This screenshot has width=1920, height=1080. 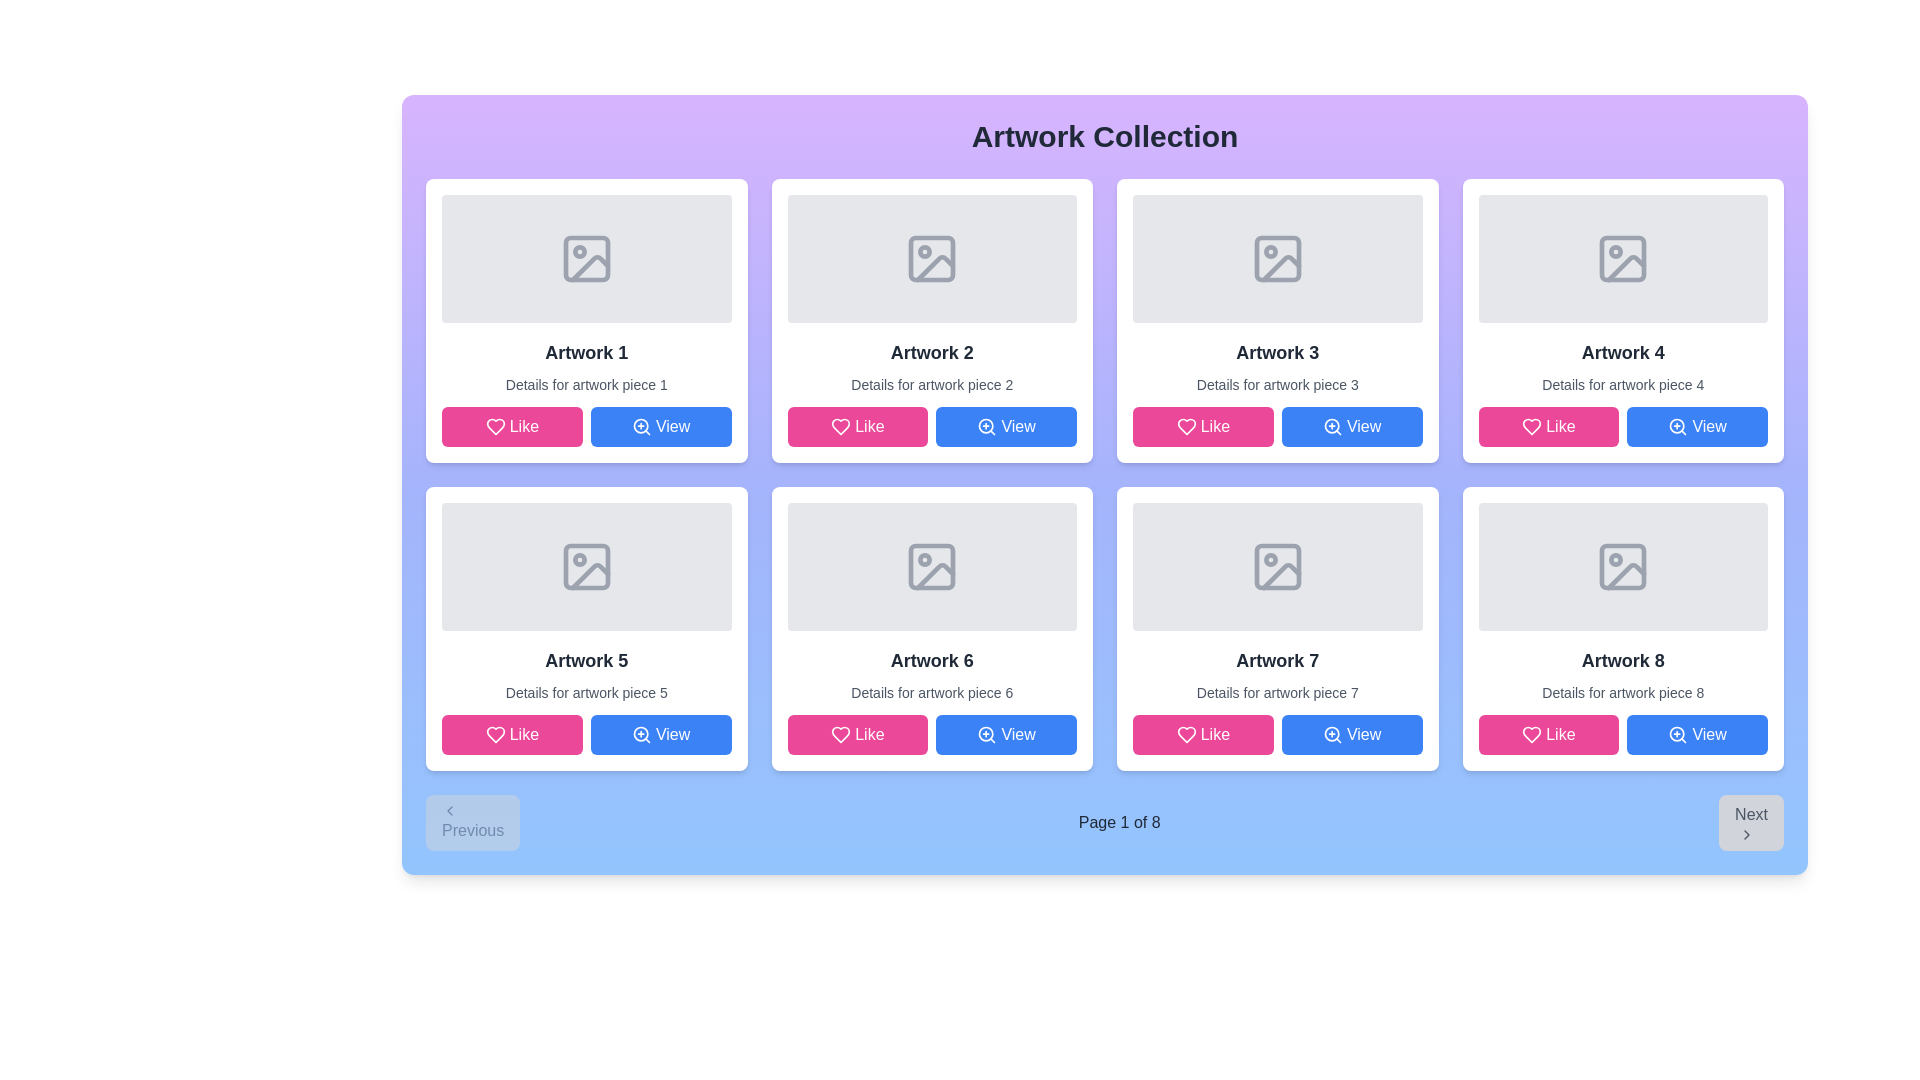 I want to click on the button, so click(x=1352, y=426).